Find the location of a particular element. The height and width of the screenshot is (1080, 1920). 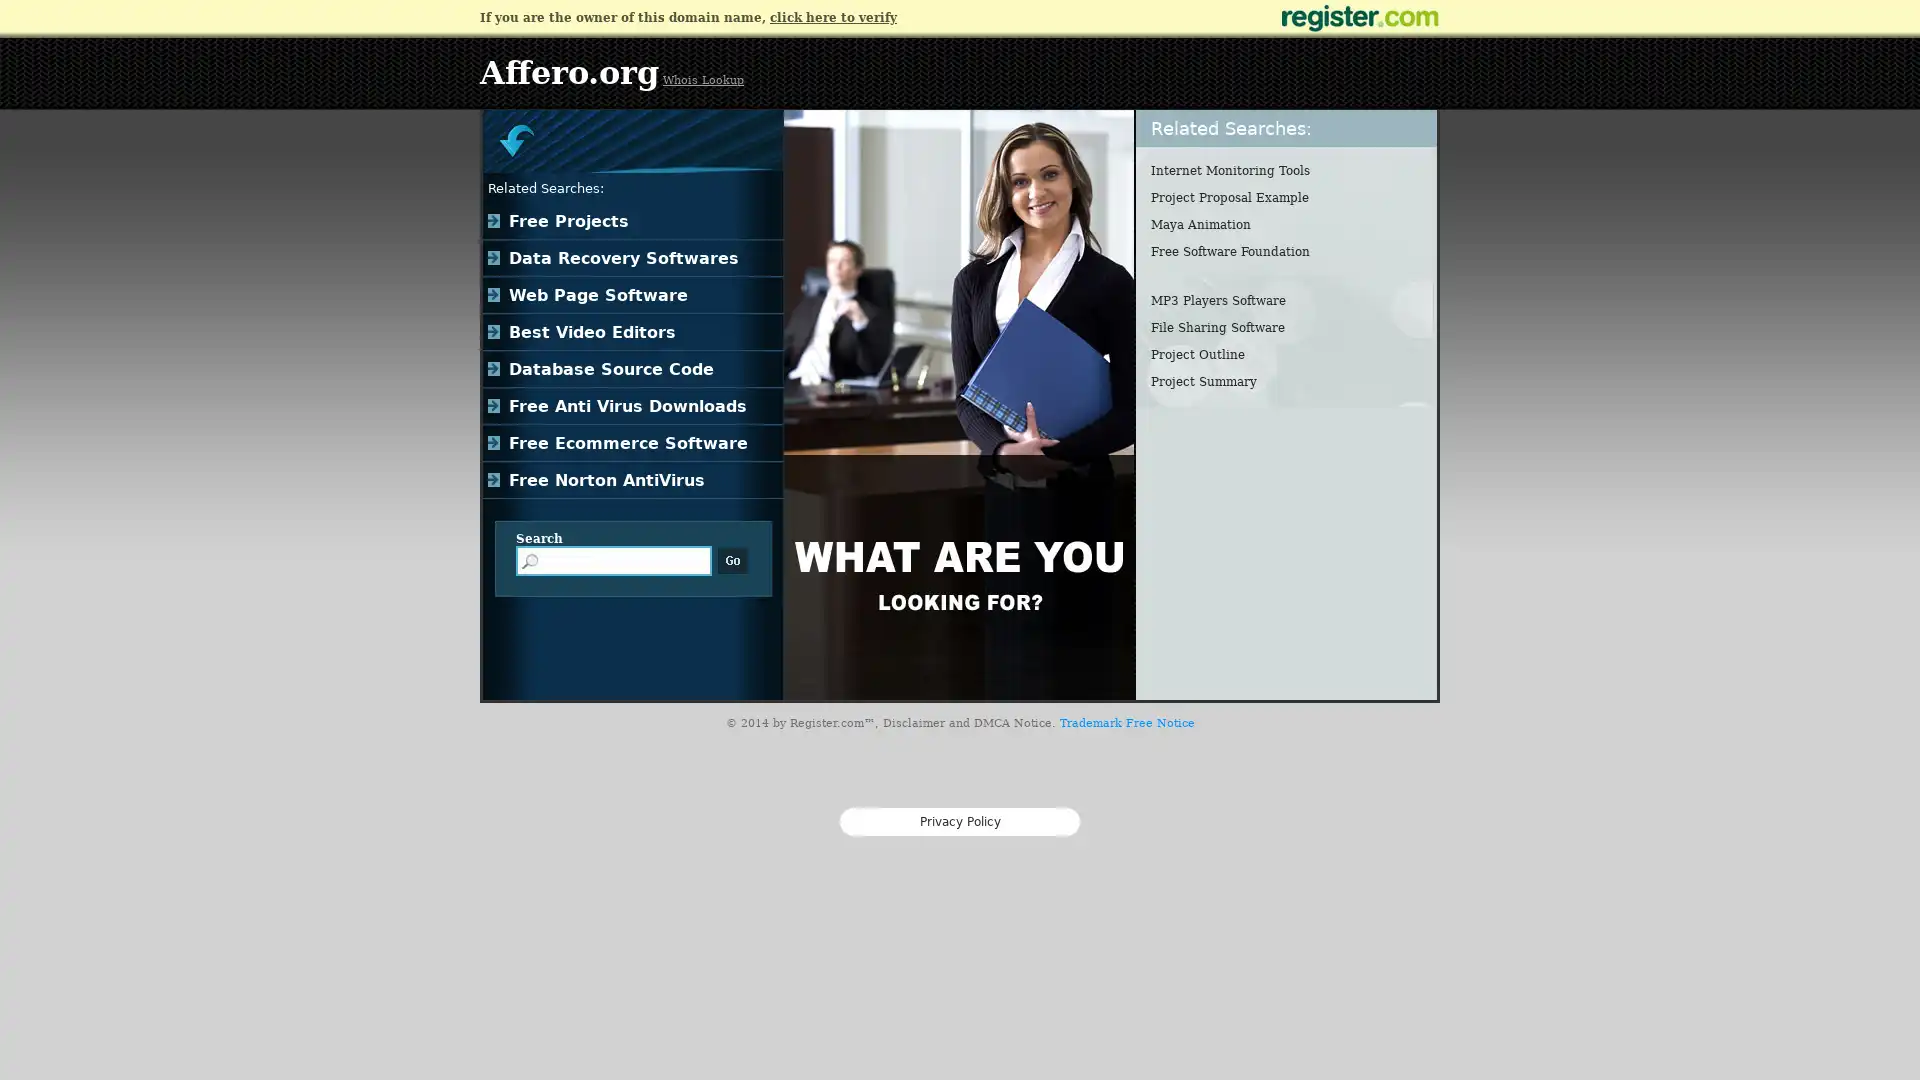

Go is located at coordinates (732, 560).